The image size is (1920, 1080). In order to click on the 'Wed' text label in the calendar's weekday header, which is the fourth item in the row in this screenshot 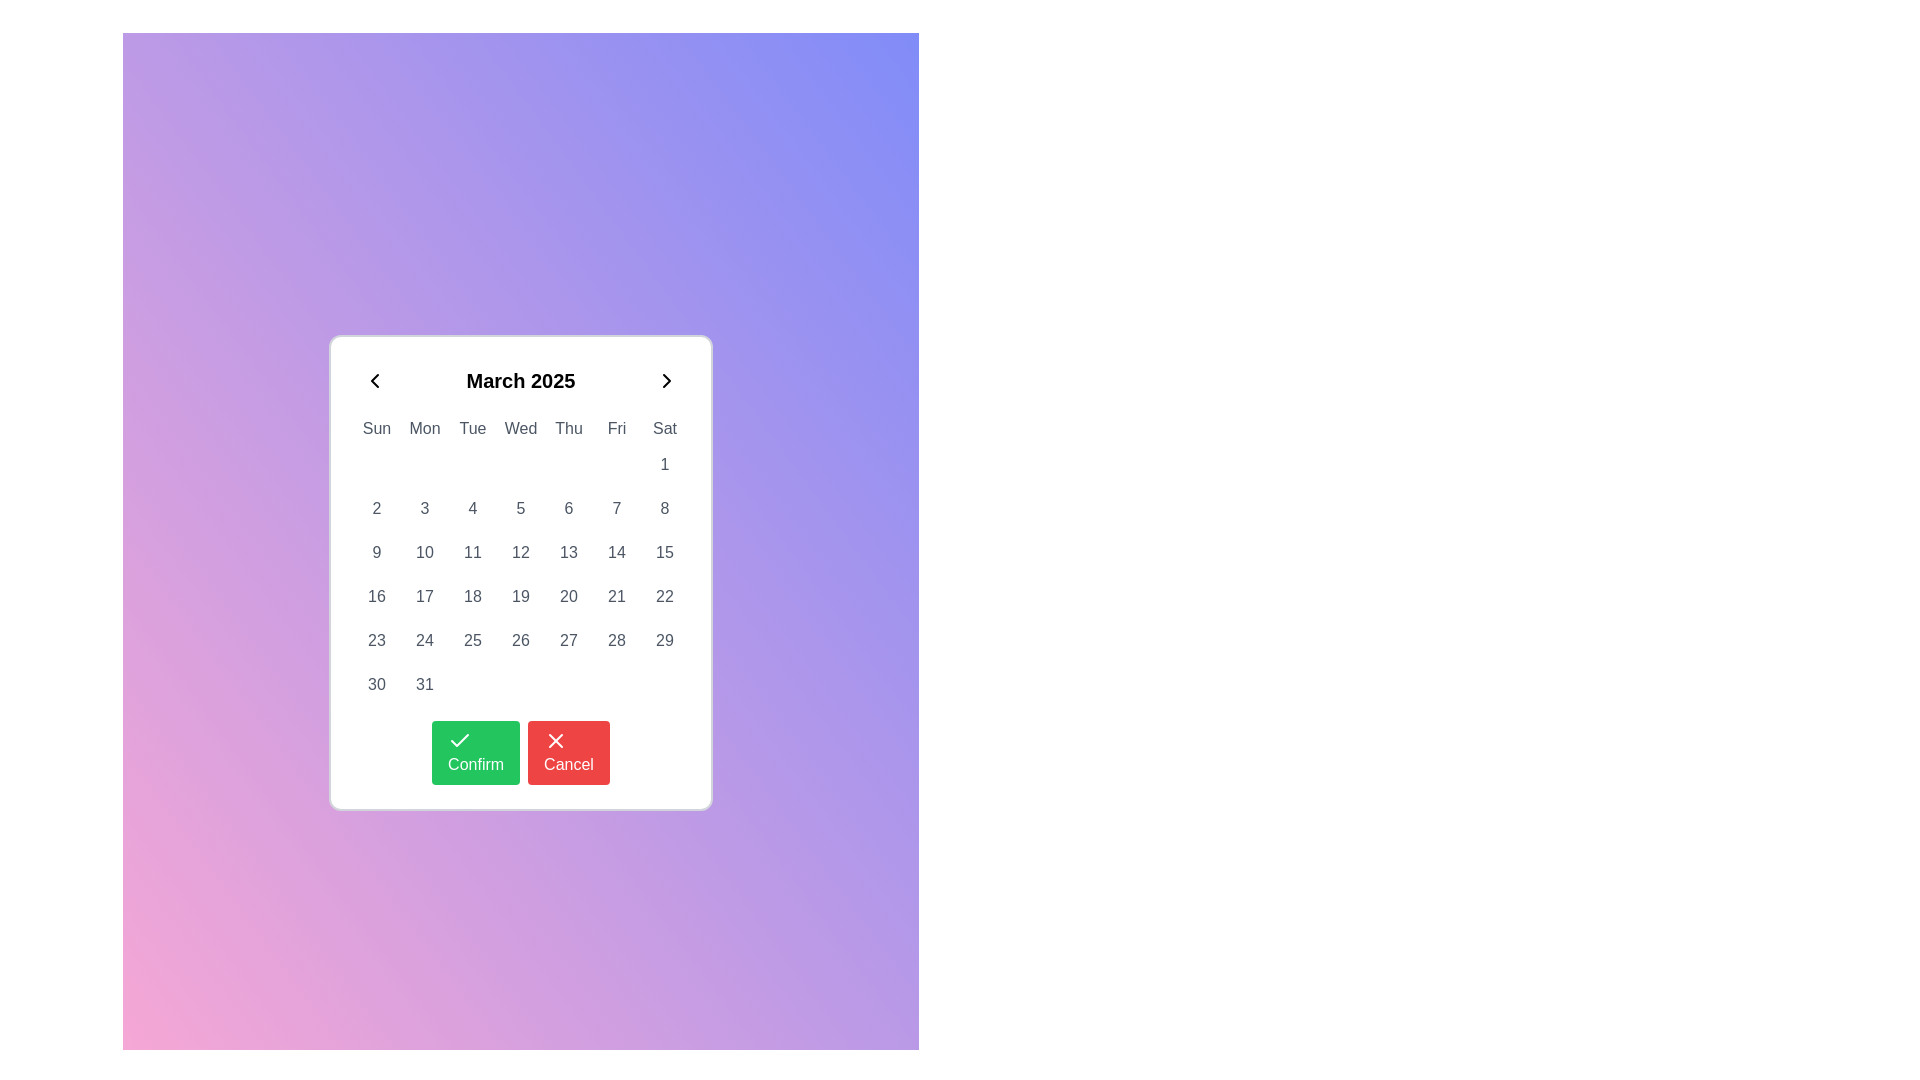, I will do `click(521, 427)`.